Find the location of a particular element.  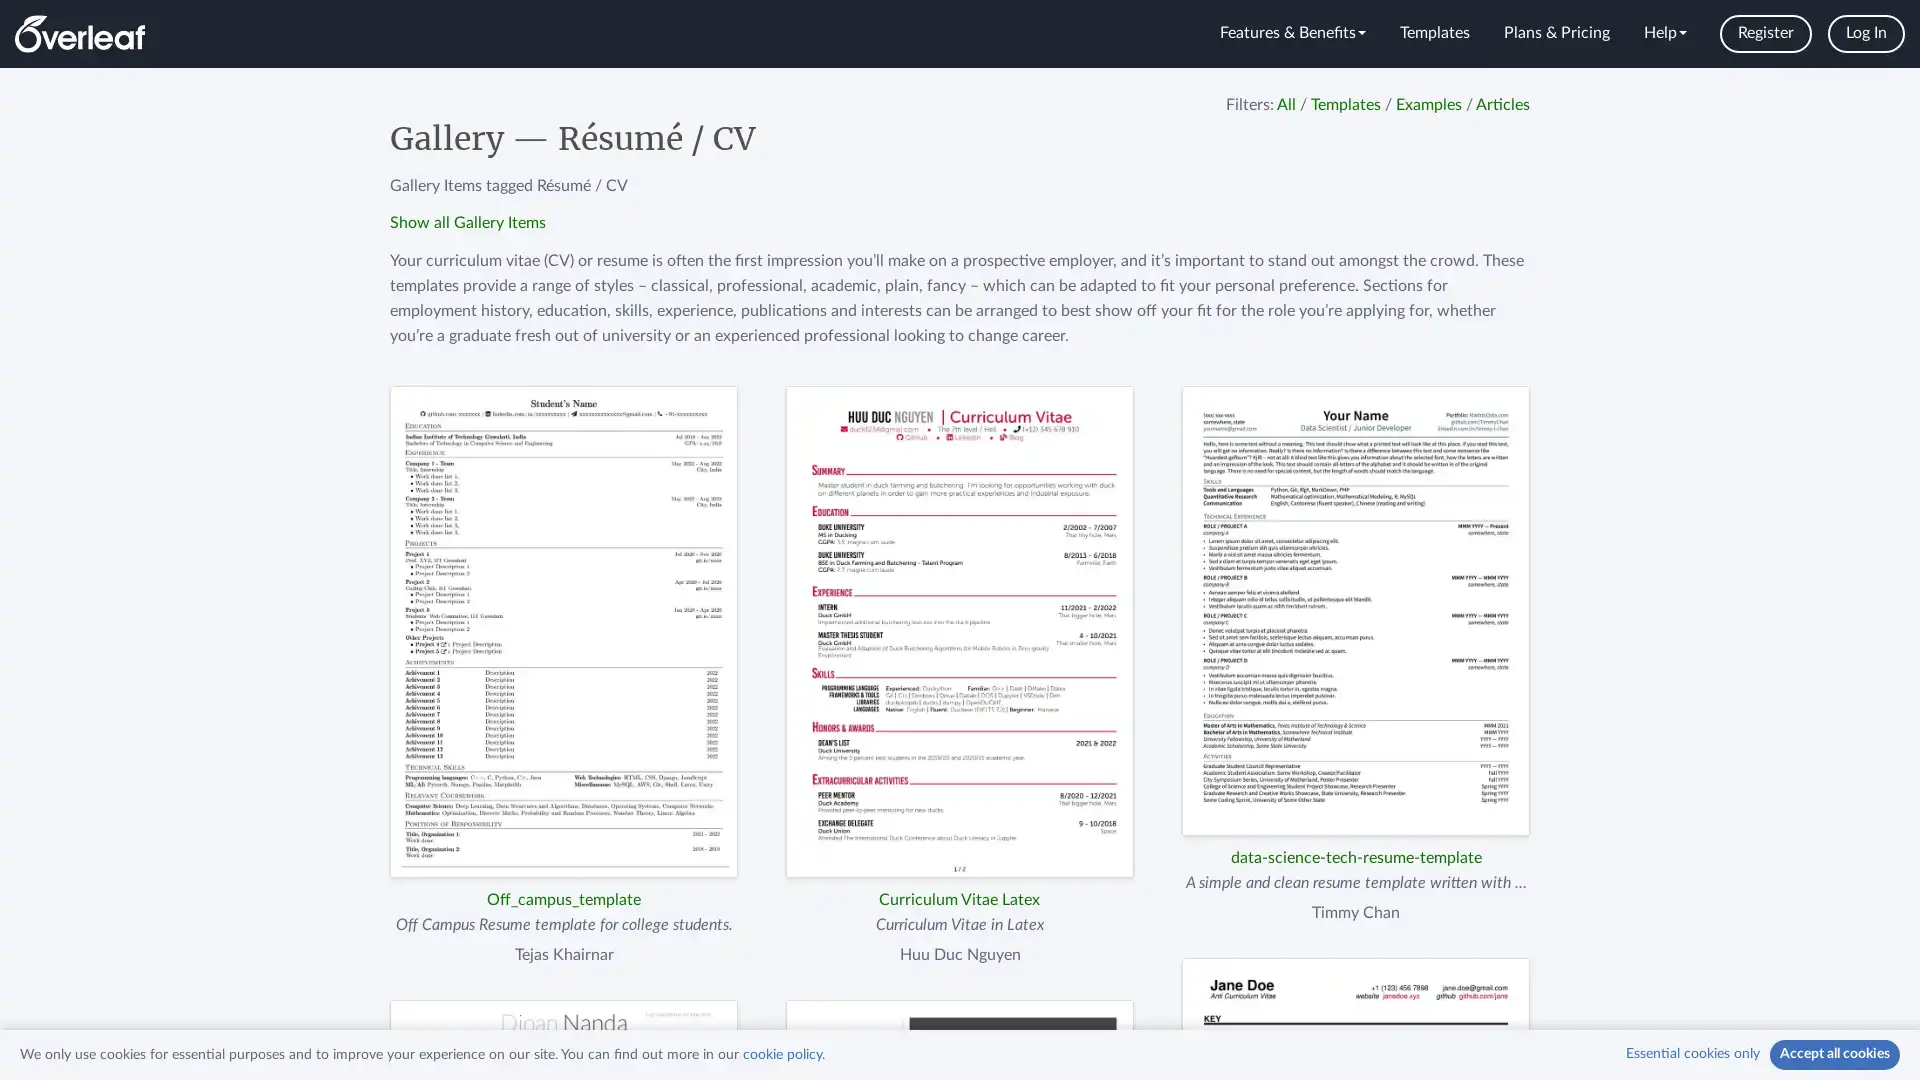

Accept all cookies is located at coordinates (1834, 1054).